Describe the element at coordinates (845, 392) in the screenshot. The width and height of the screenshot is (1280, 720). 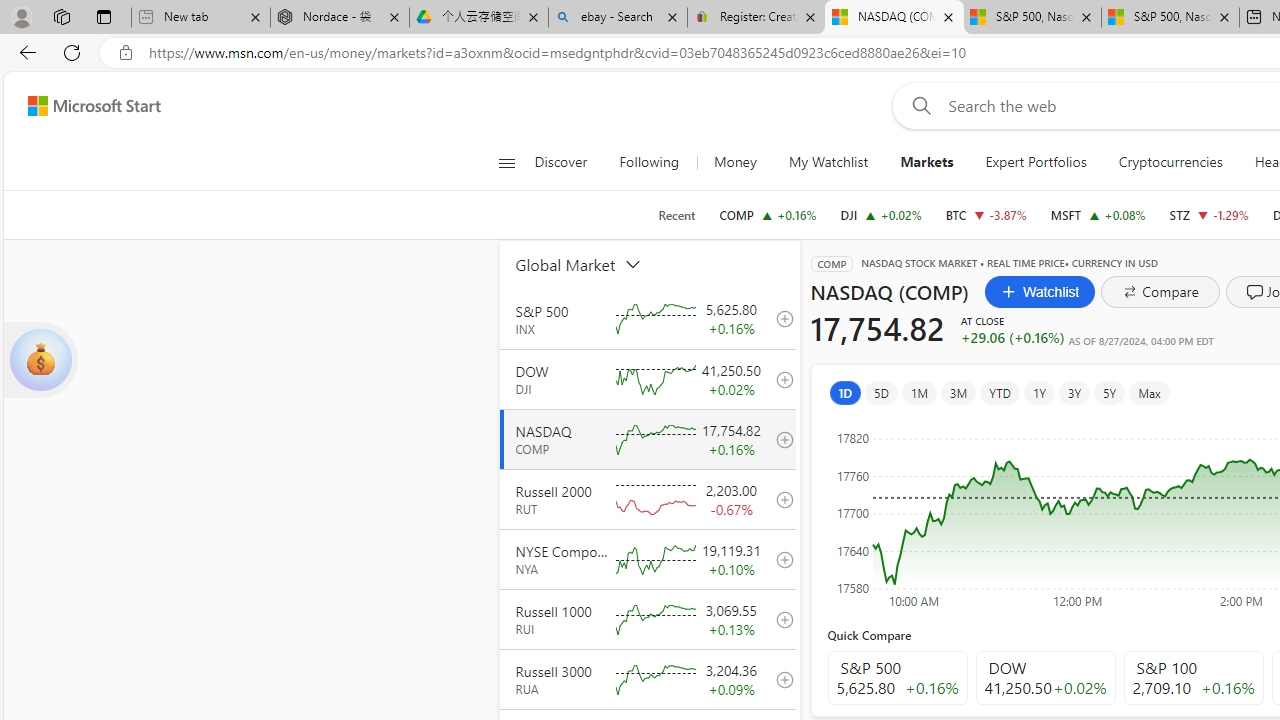
I see `'1D'` at that location.